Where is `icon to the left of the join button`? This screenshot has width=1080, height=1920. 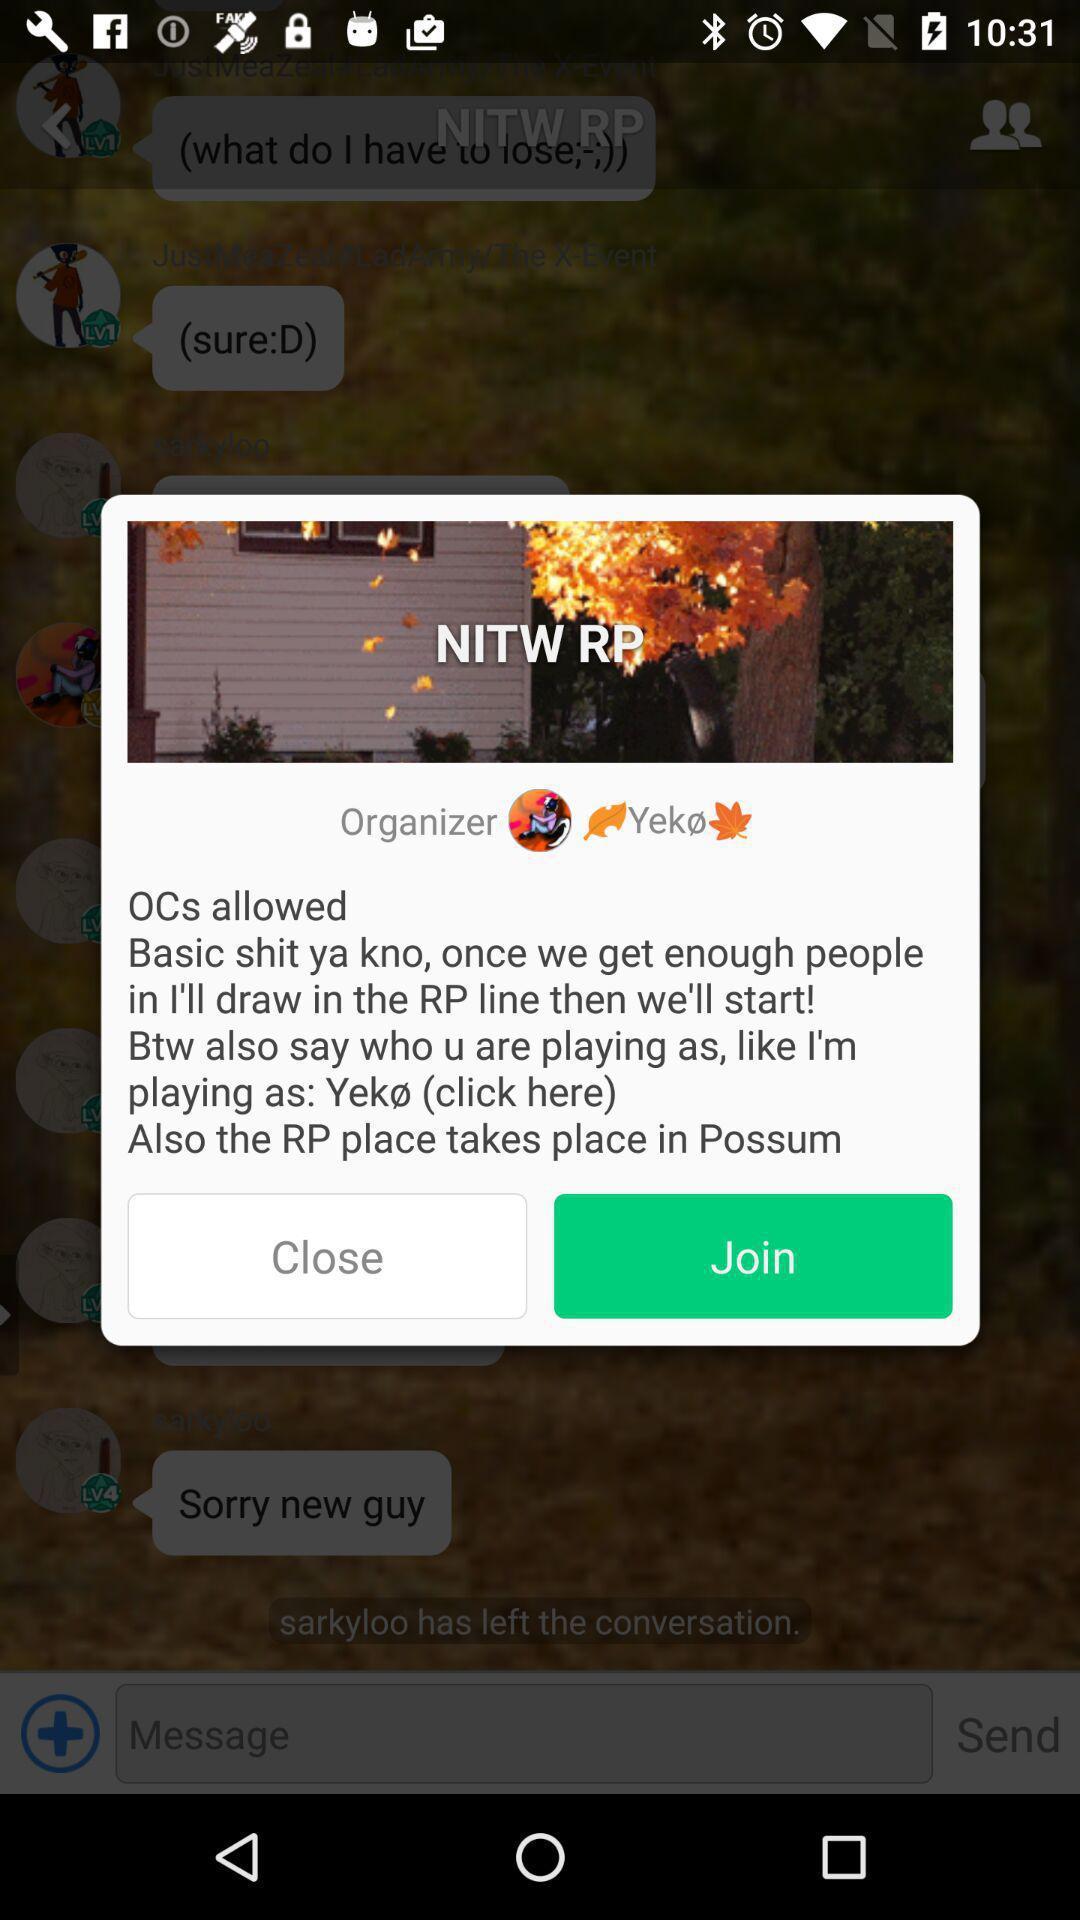 icon to the left of the join button is located at coordinates (326, 1255).